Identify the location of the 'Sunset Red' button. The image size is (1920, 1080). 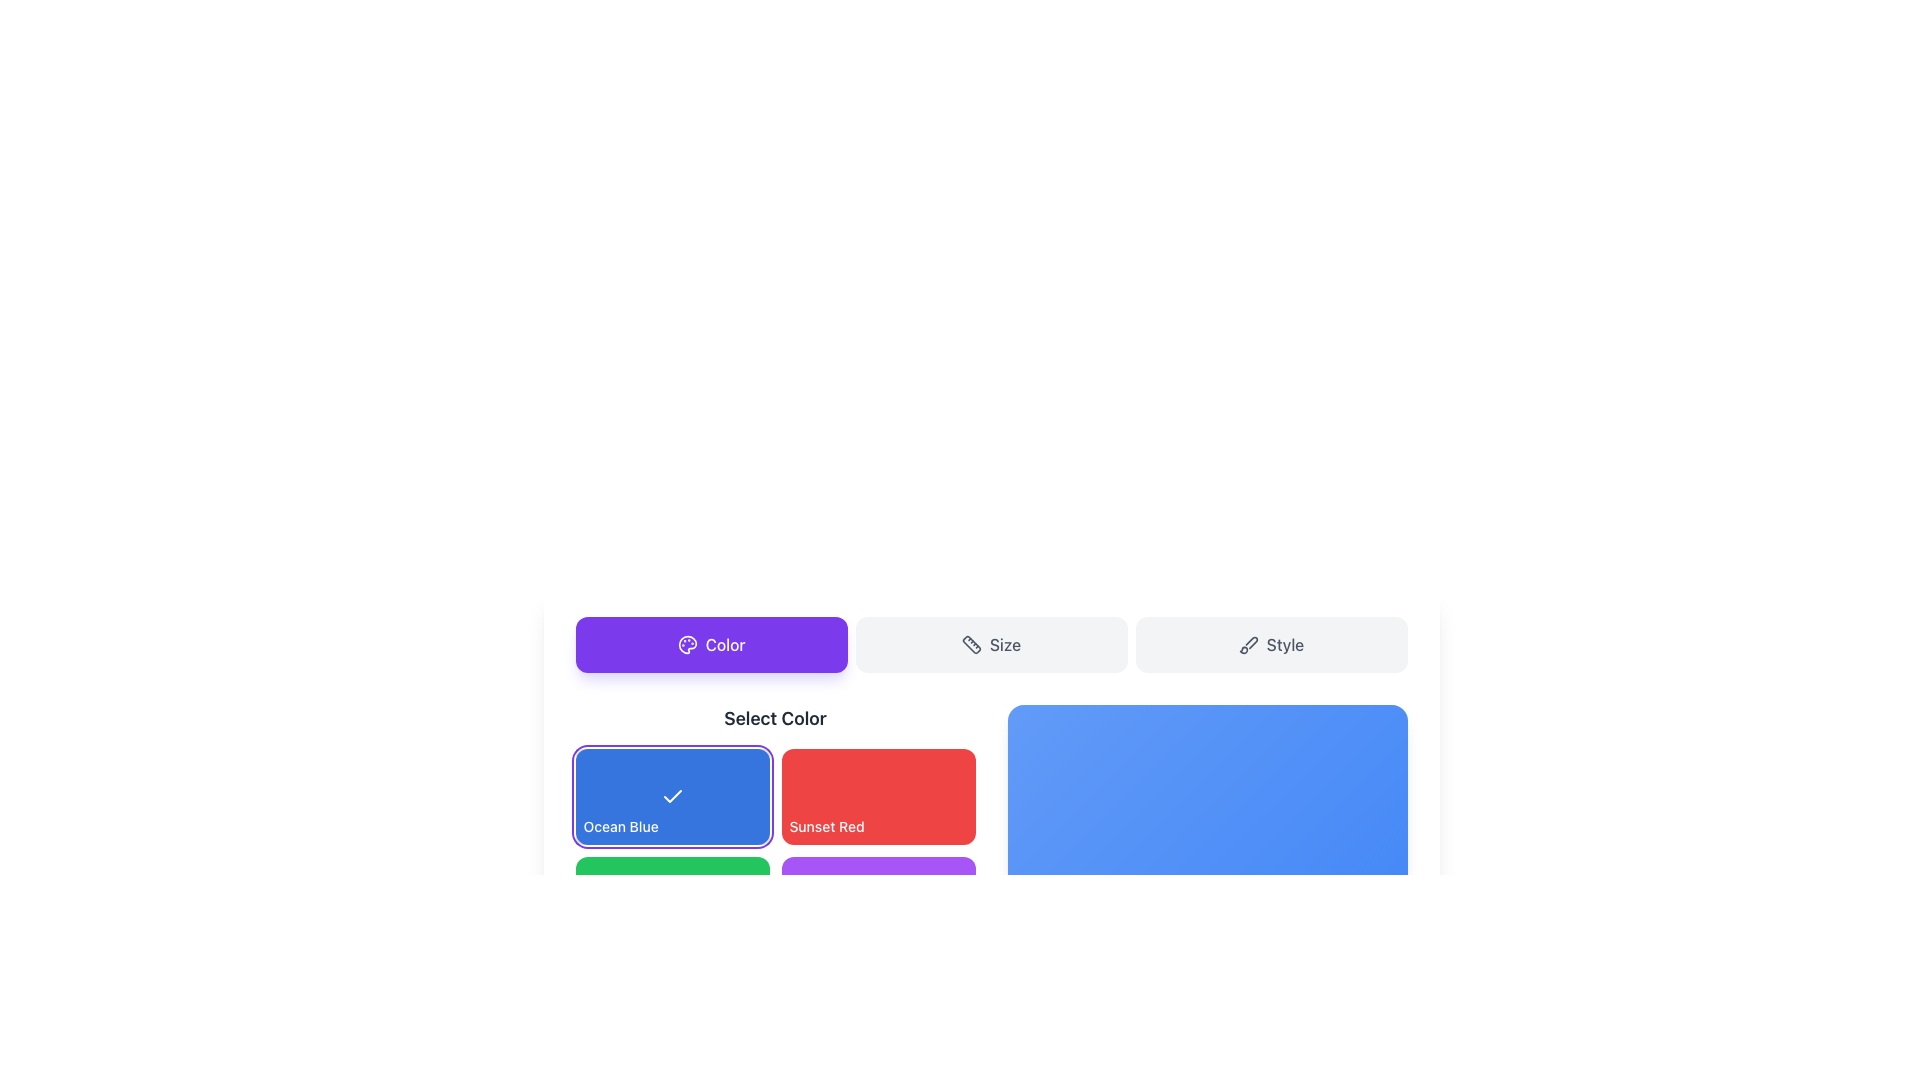
(878, 796).